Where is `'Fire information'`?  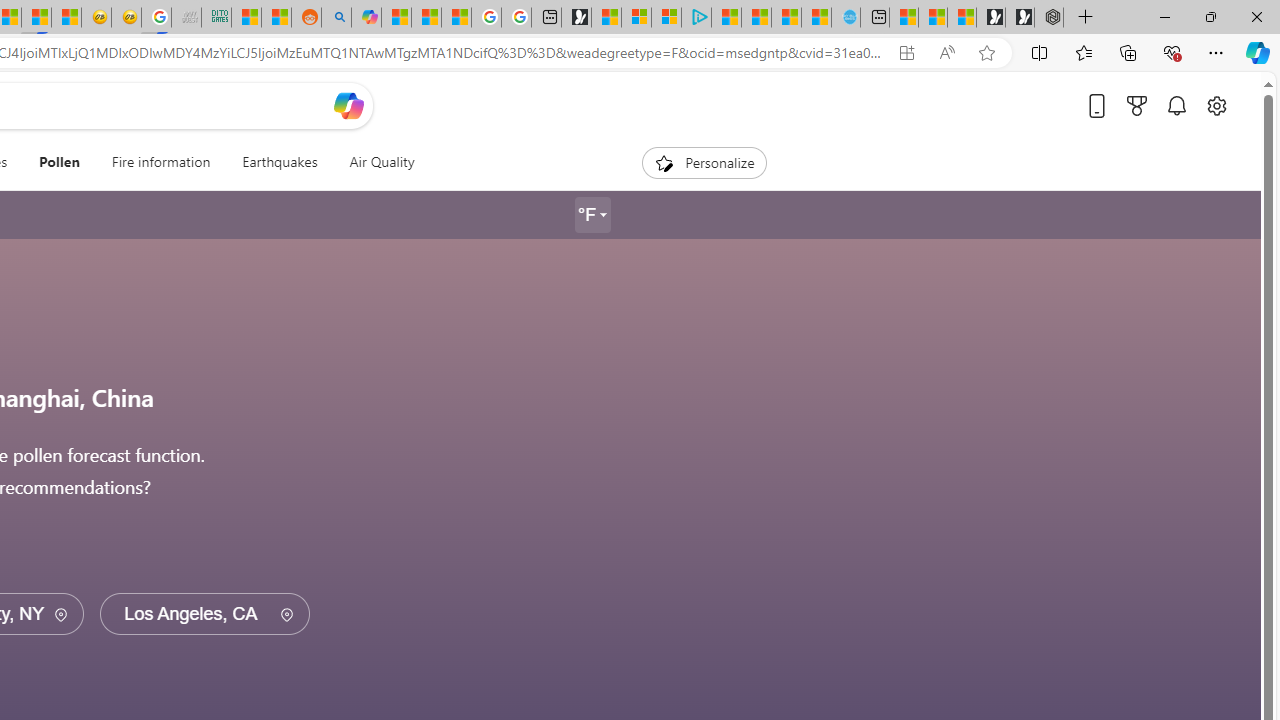 'Fire information' is located at coordinates (161, 162).